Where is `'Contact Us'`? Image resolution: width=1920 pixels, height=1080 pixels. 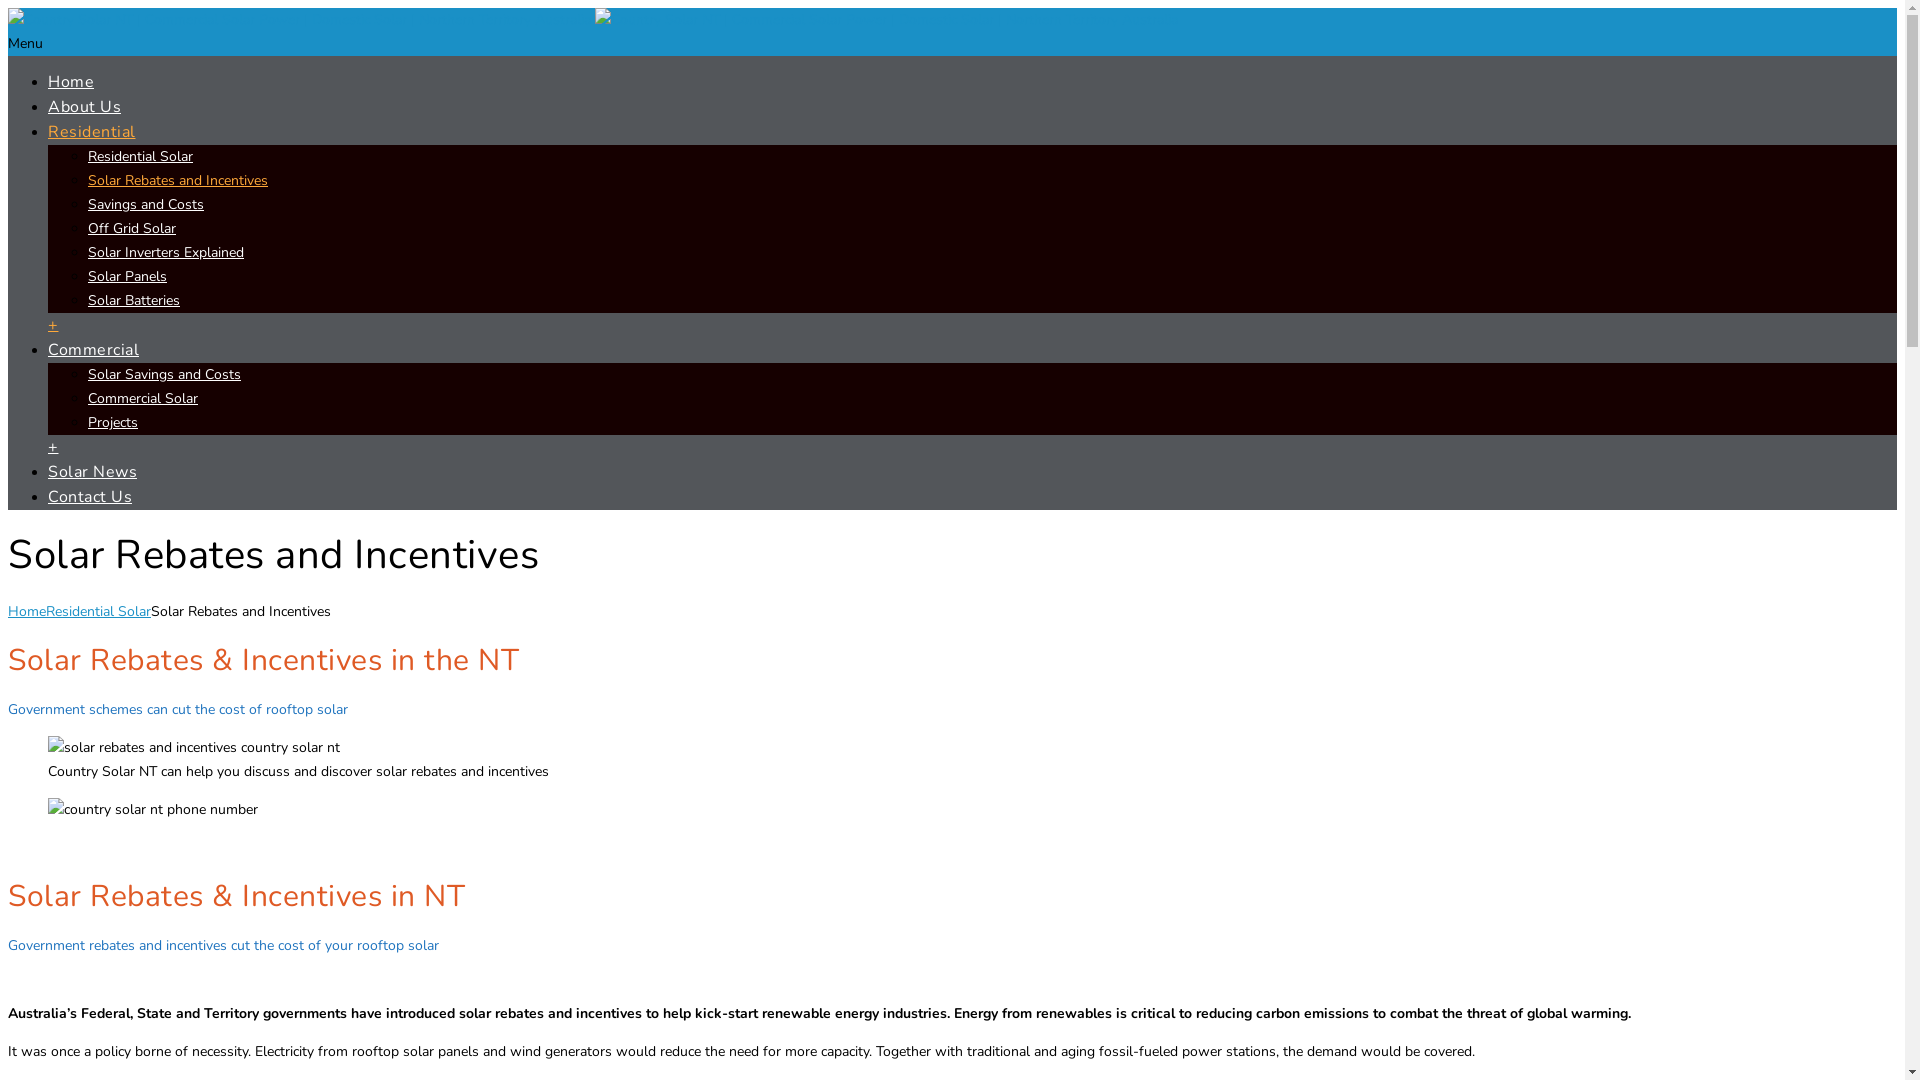
'Contact Us' is located at coordinates (89, 496).